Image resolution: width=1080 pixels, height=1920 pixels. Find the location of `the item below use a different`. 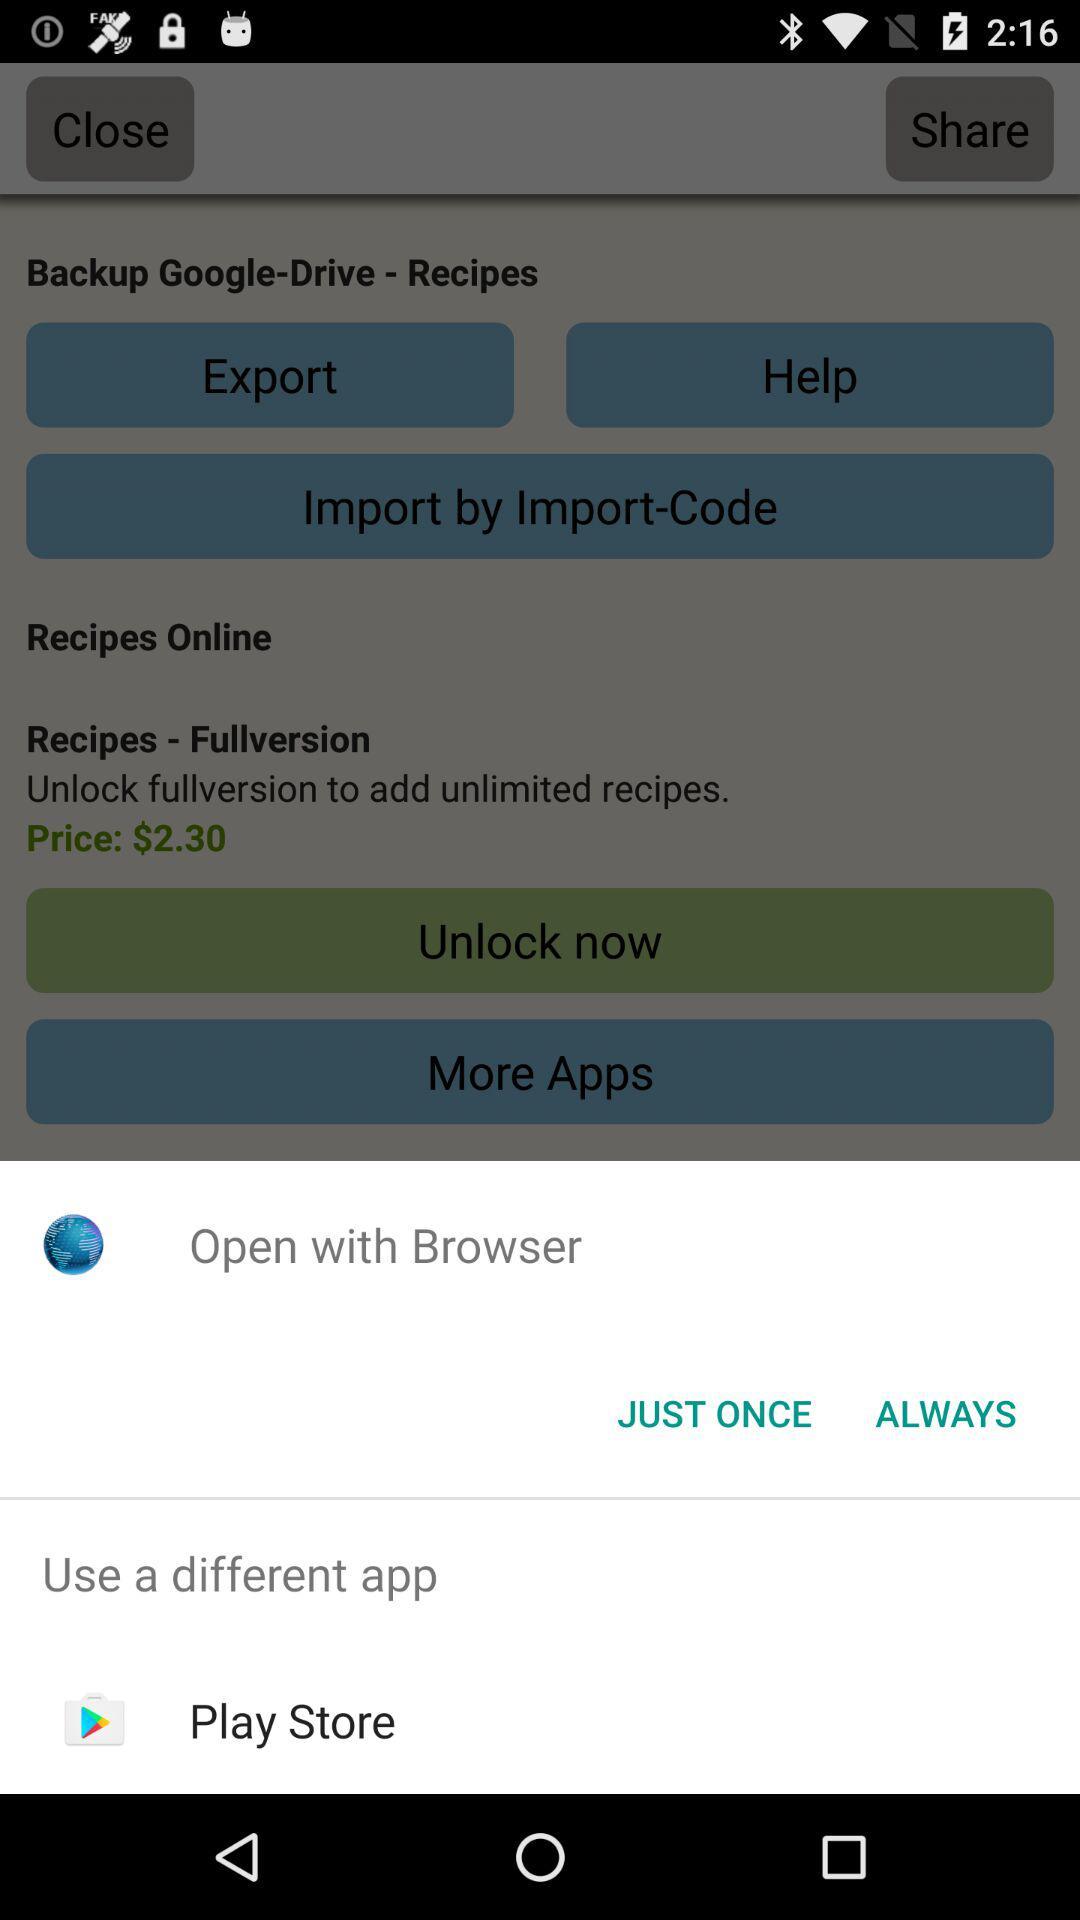

the item below use a different is located at coordinates (292, 1719).